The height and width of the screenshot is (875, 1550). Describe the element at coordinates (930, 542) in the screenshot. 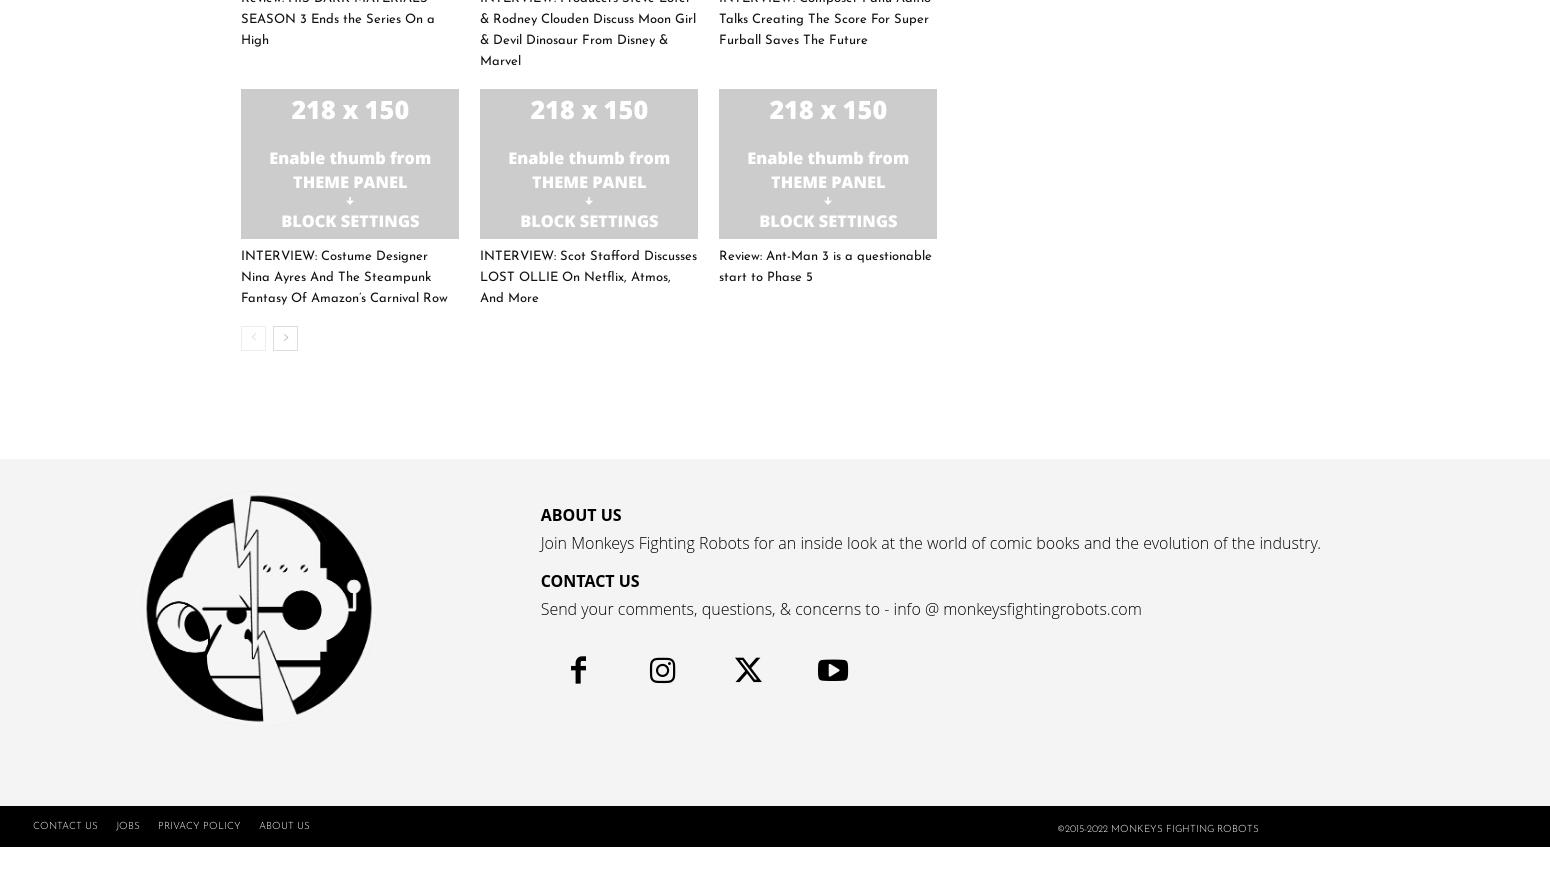

I see `'Join Monkeys Fighting Robots for an inside look at the world of comic books and the evolution of the industry.'` at that location.